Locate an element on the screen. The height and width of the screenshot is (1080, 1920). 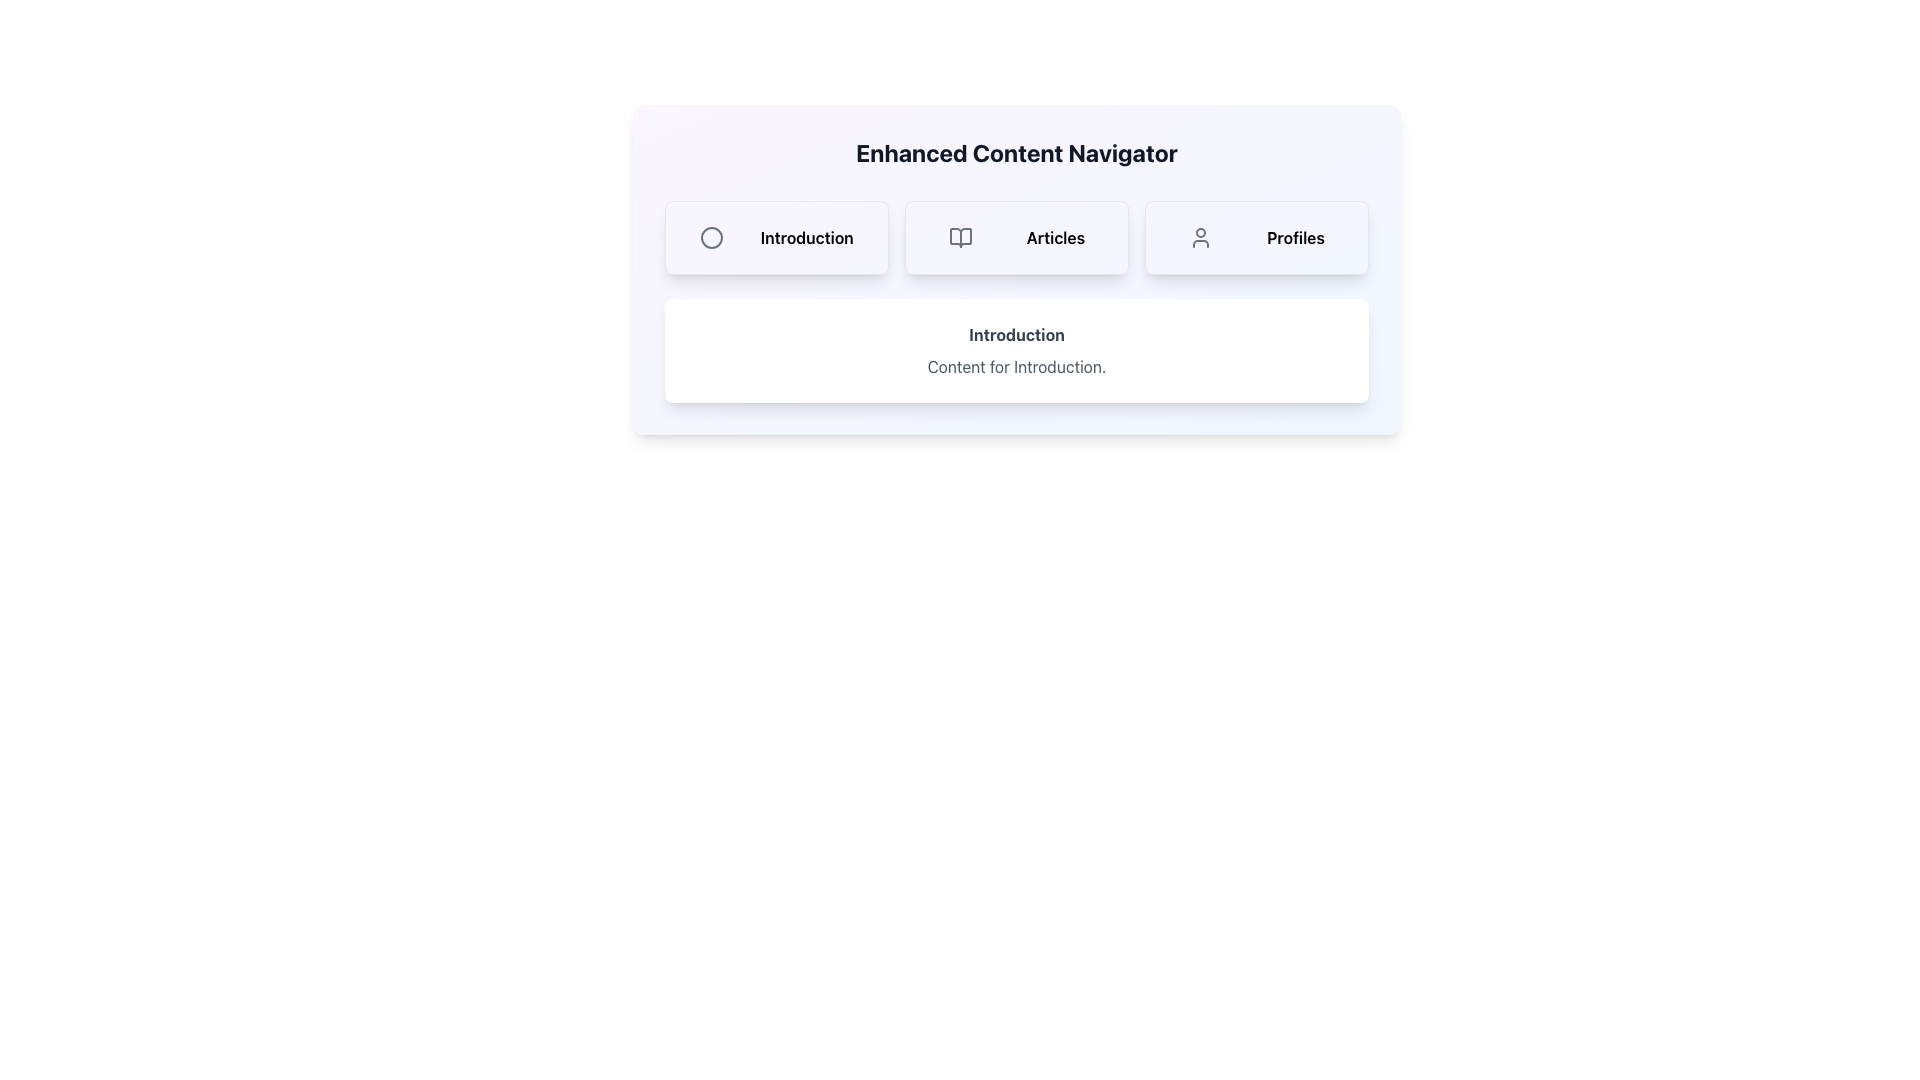
the 'Introduction' button located on the leftmost part of the row of three buttons in the 'Enhanced Content Navigator' is located at coordinates (776, 237).